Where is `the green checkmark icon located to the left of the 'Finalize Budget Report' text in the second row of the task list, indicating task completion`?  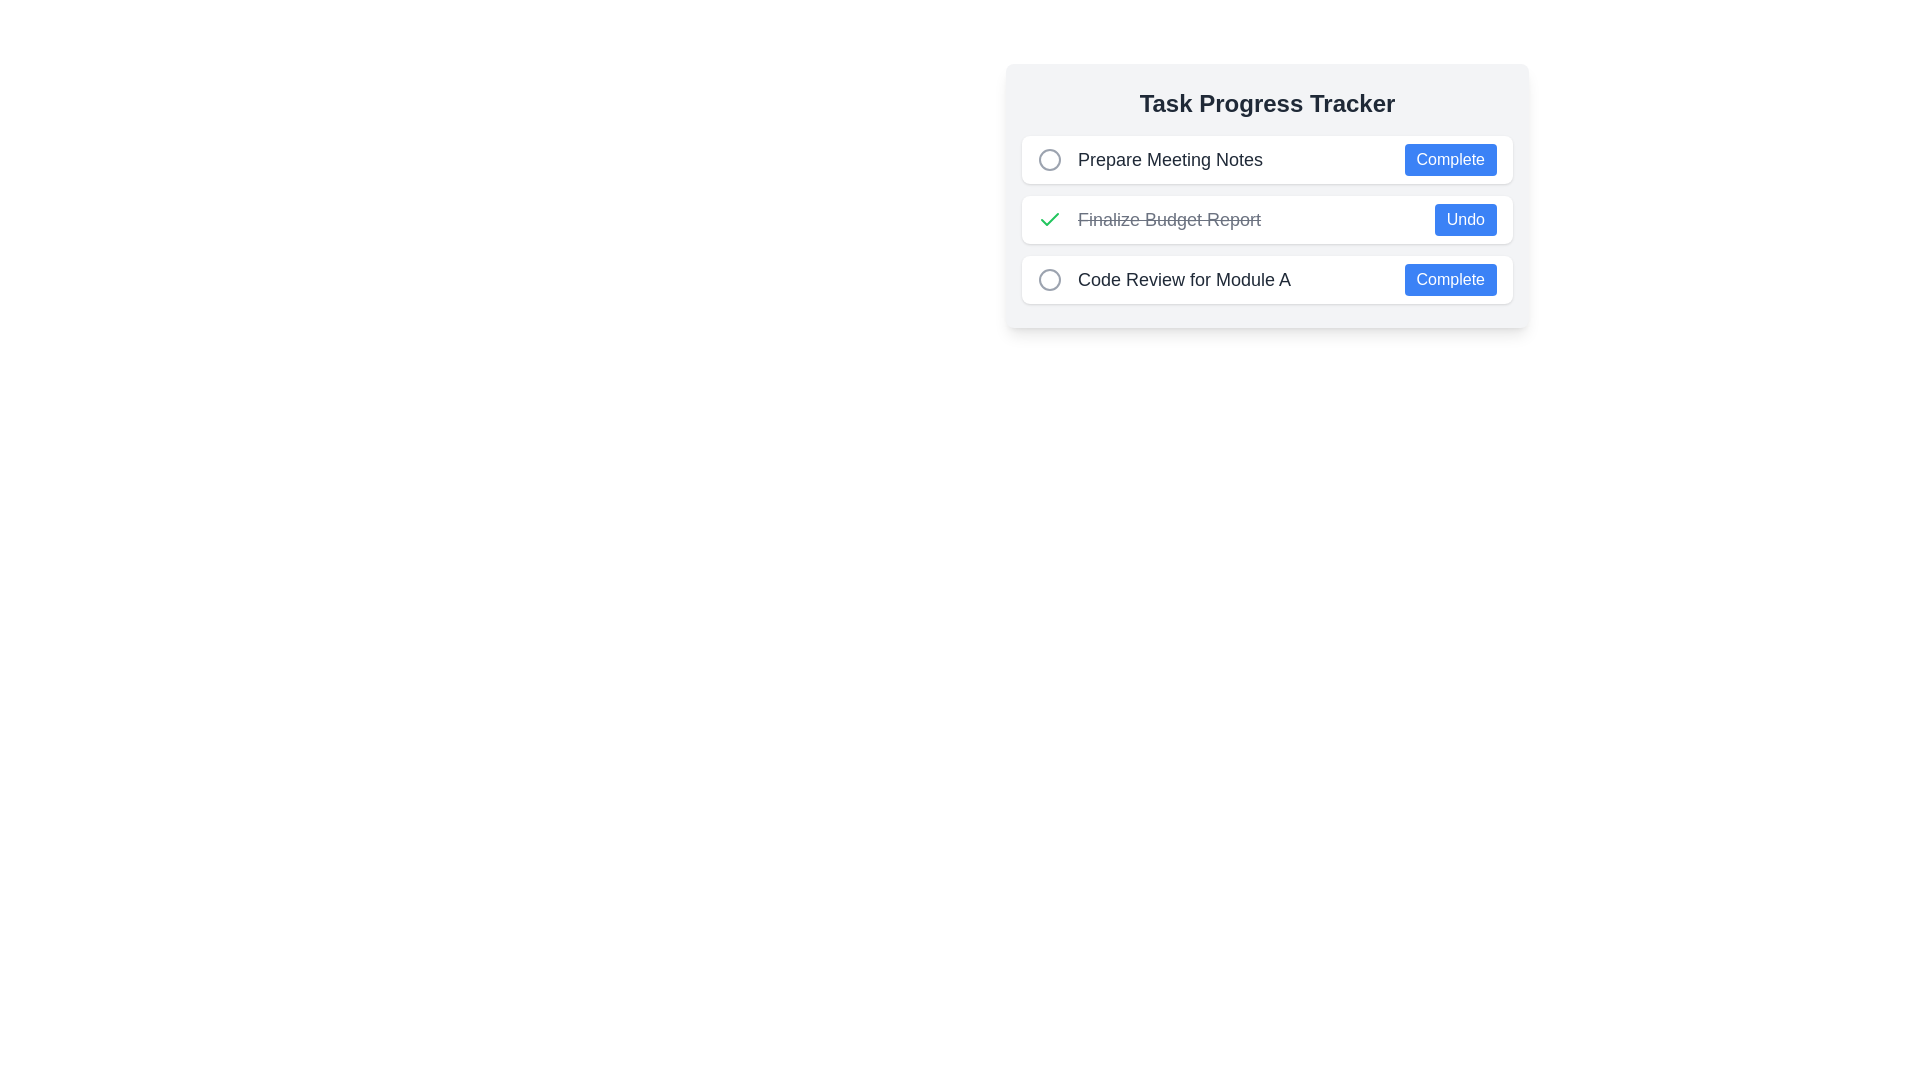
the green checkmark icon located to the left of the 'Finalize Budget Report' text in the second row of the task list, indicating task completion is located at coordinates (1049, 219).